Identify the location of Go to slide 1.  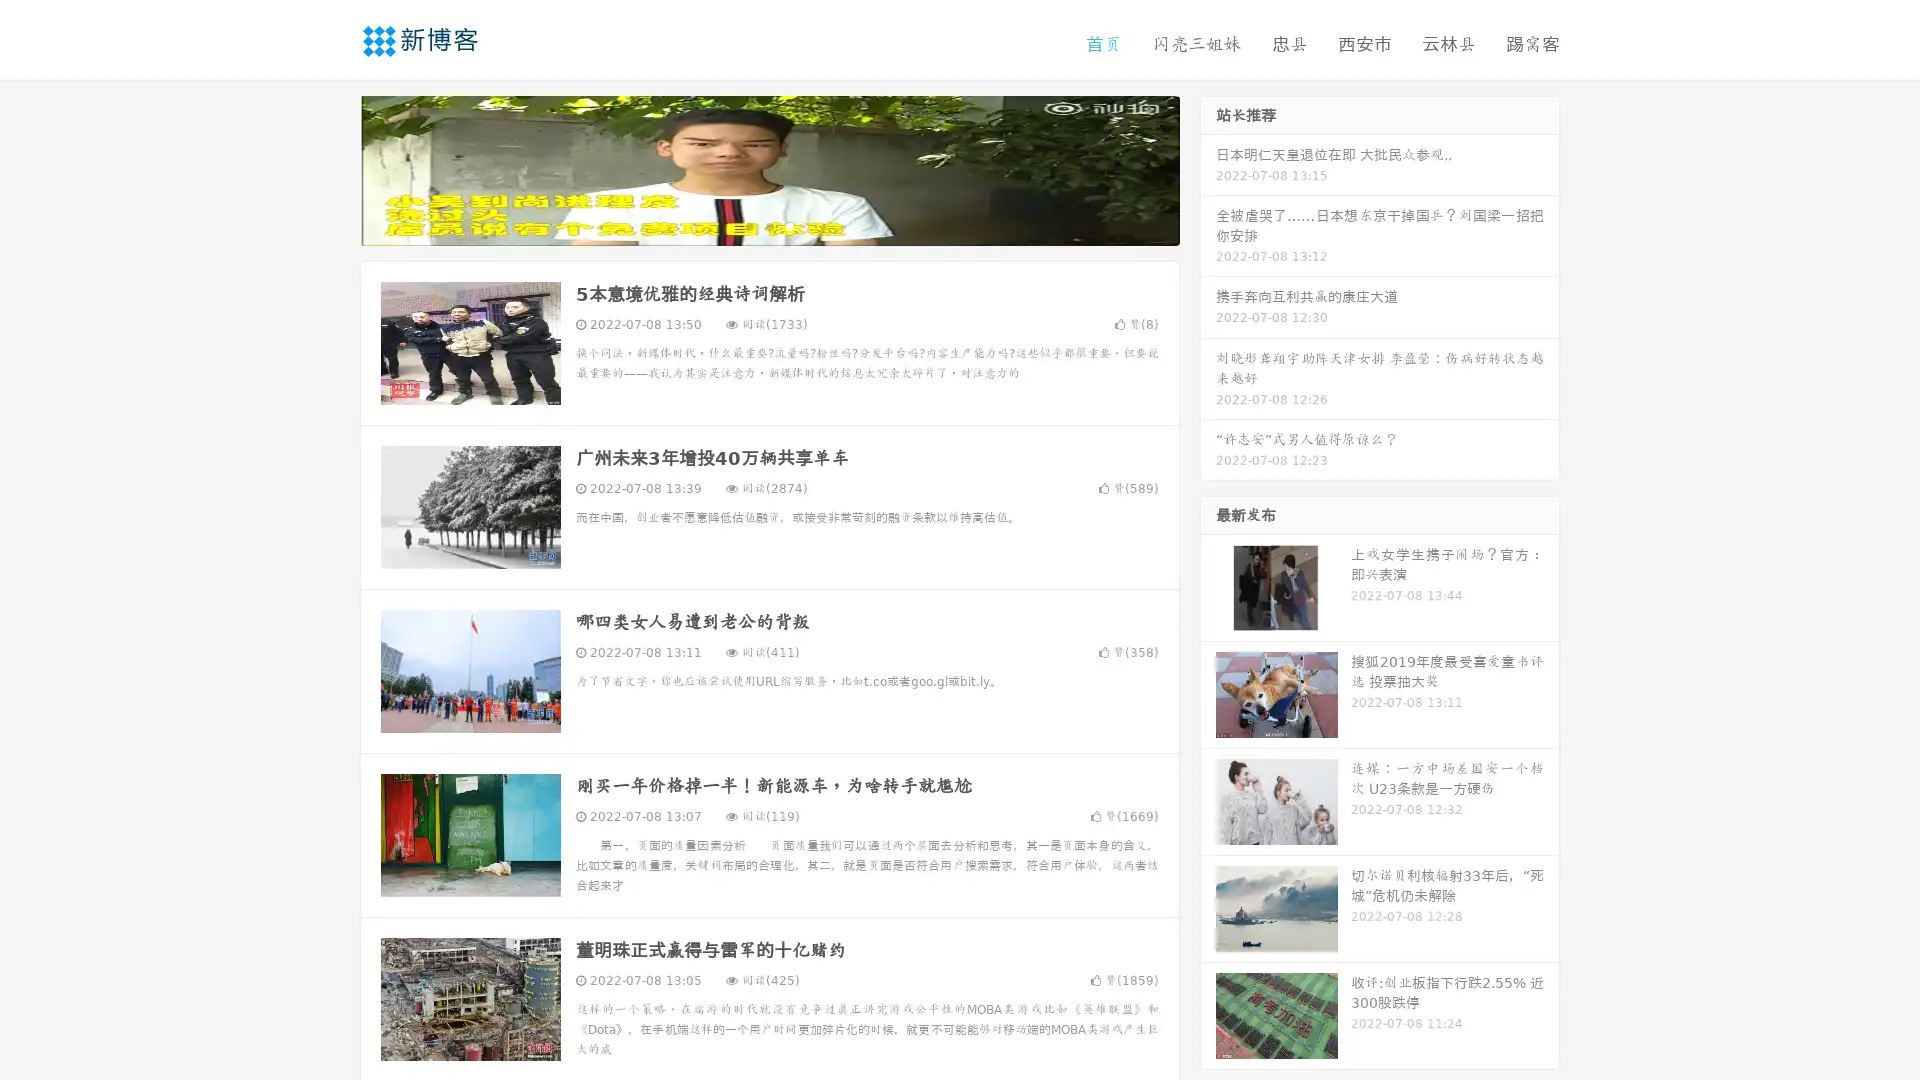
(748, 225).